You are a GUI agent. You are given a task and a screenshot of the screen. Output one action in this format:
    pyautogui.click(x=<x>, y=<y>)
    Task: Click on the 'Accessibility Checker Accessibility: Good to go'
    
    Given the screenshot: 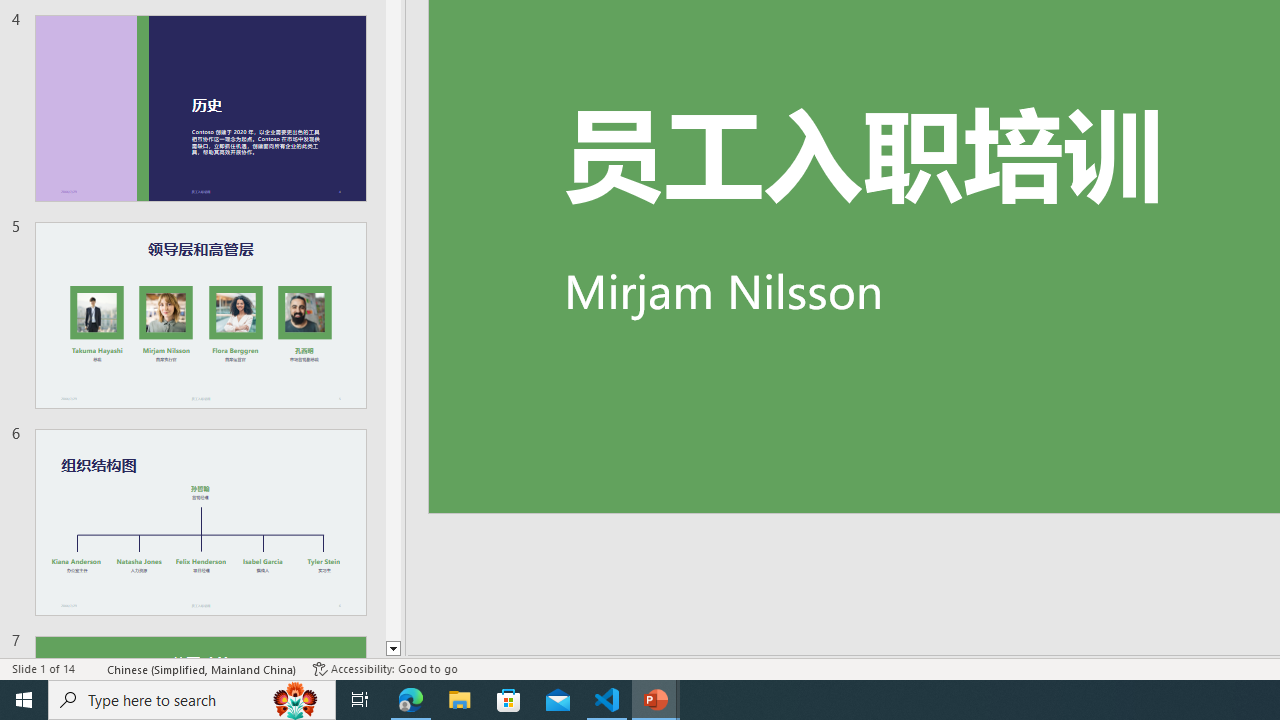 What is the action you would take?
    pyautogui.click(x=385, y=669)
    